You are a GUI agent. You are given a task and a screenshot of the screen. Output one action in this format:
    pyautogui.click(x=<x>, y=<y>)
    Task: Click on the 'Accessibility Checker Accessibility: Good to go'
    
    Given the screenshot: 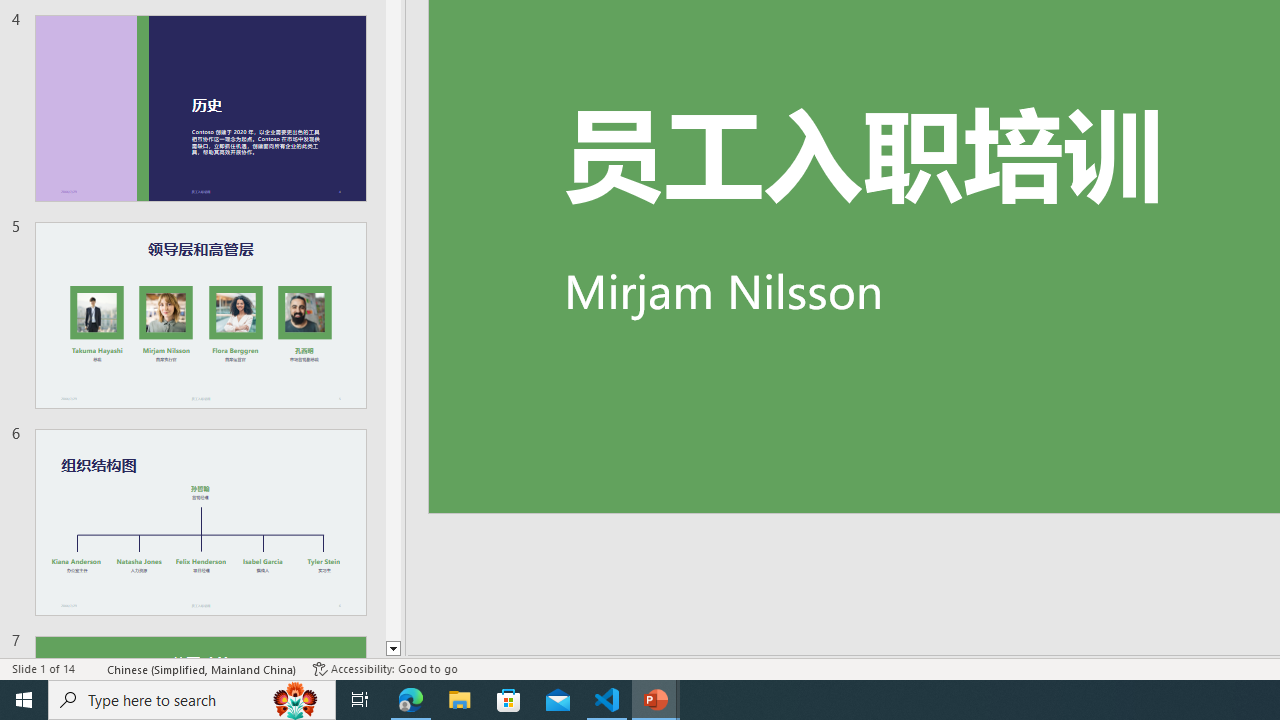 What is the action you would take?
    pyautogui.click(x=385, y=669)
    